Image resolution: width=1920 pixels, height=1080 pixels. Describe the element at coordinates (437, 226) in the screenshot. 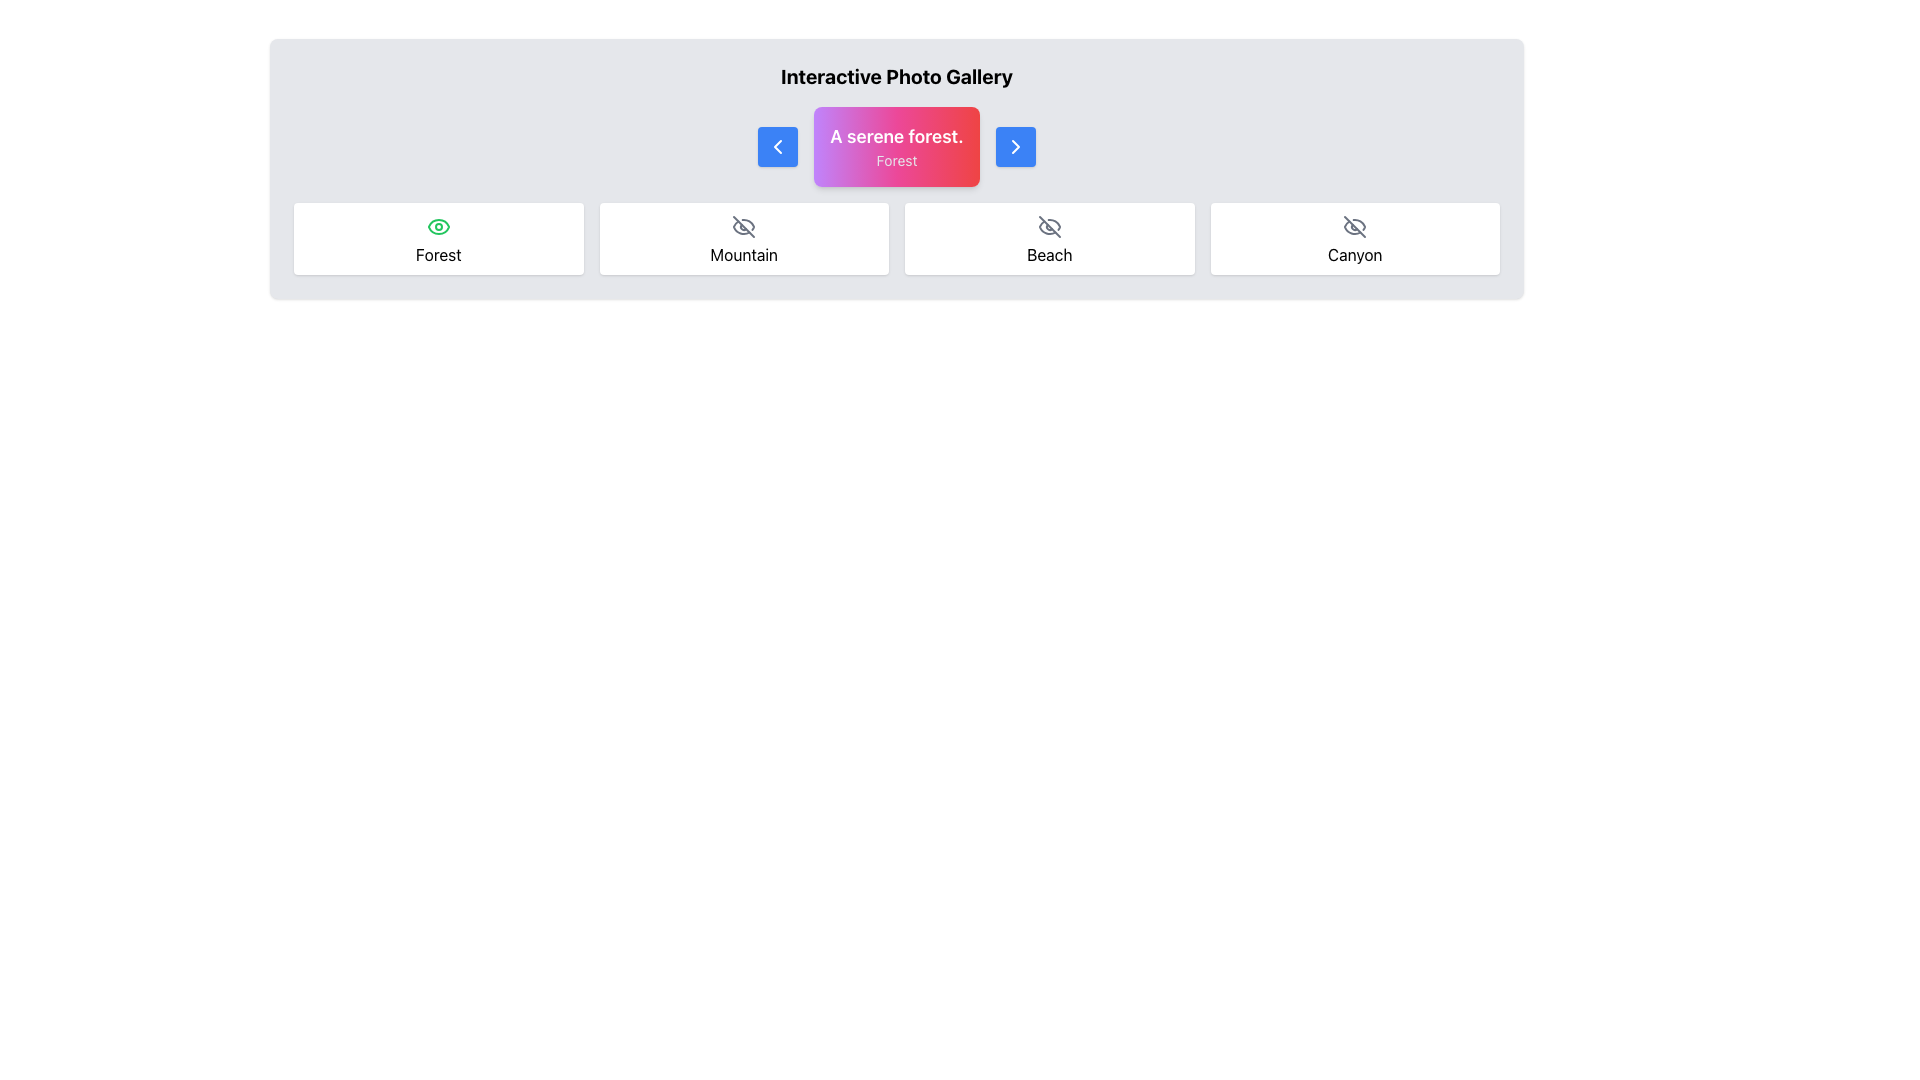

I see `the green eye-shaped icon located to the left of the 'Forest' text label` at that location.